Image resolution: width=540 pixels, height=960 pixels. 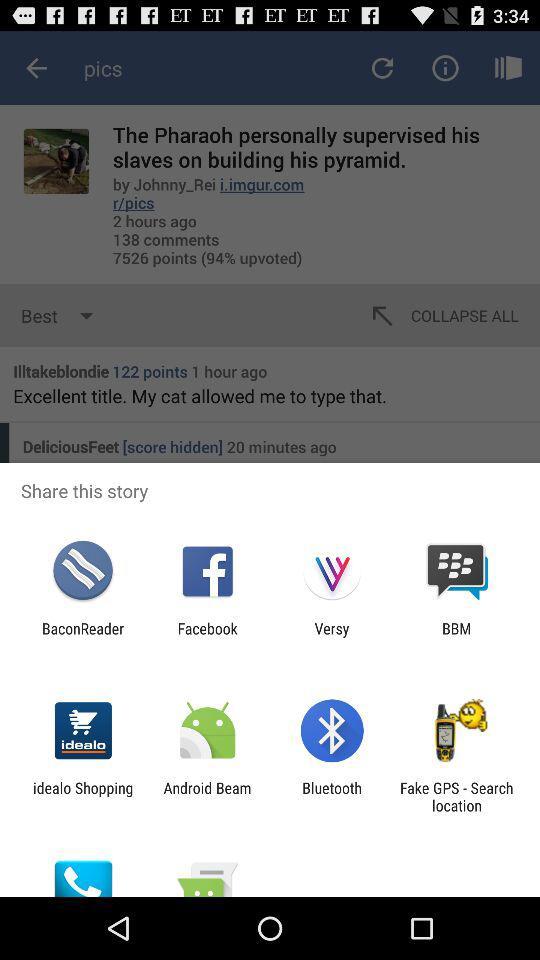 I want to click on the fake gps search icon, so click(x=456, y=796).